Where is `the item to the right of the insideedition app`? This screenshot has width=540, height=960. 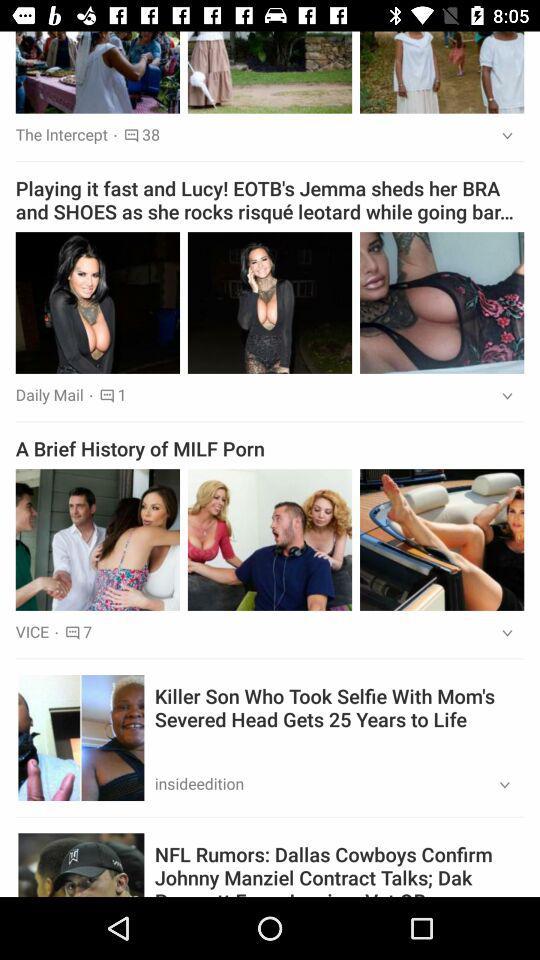
the item to the right of the insideedition app is located at coordinates (497, 785).